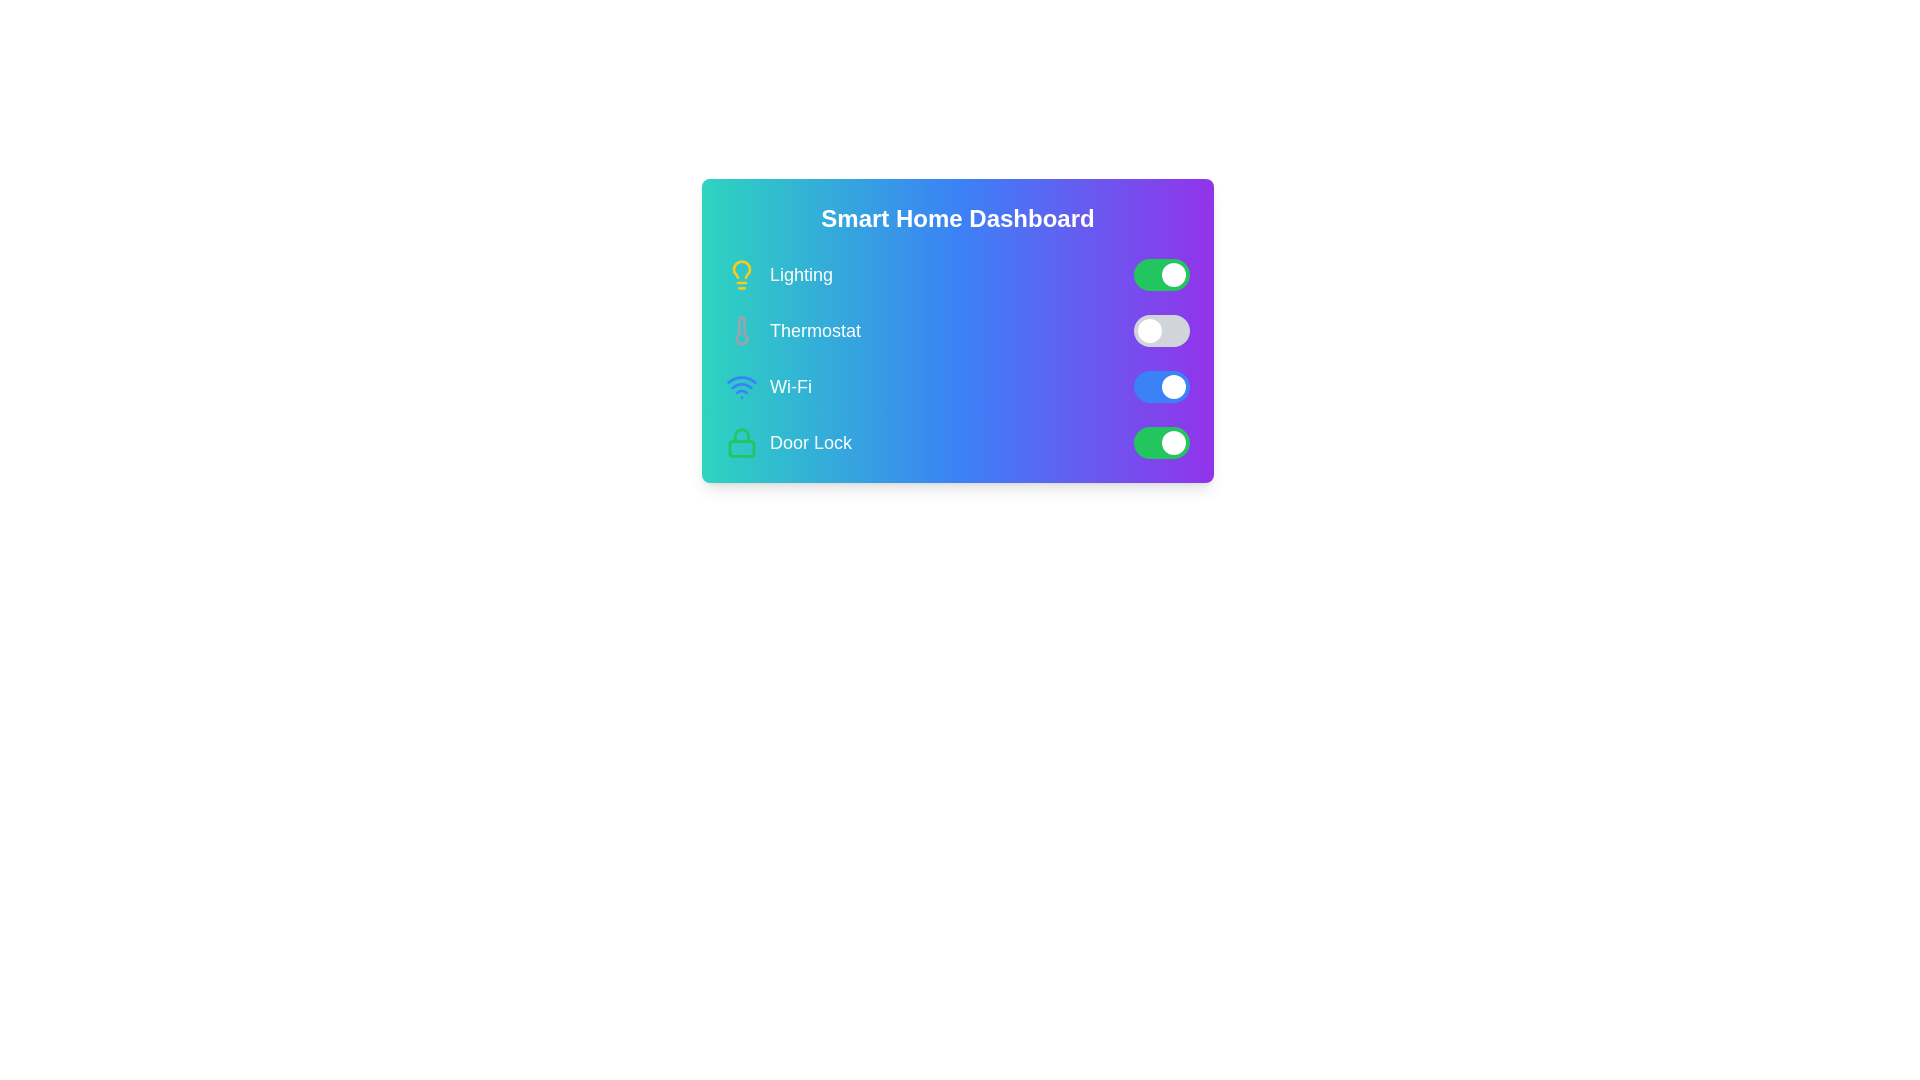 The image size is (1920, 1080). What do you see at coordinates (741, 442) in the screenshot?
I see `the lock icon with a green outline located in the lower-left corner of the Smart Home Dashboard, adjacent to the 'Door Lock' text` at bounding box center [741, 442].